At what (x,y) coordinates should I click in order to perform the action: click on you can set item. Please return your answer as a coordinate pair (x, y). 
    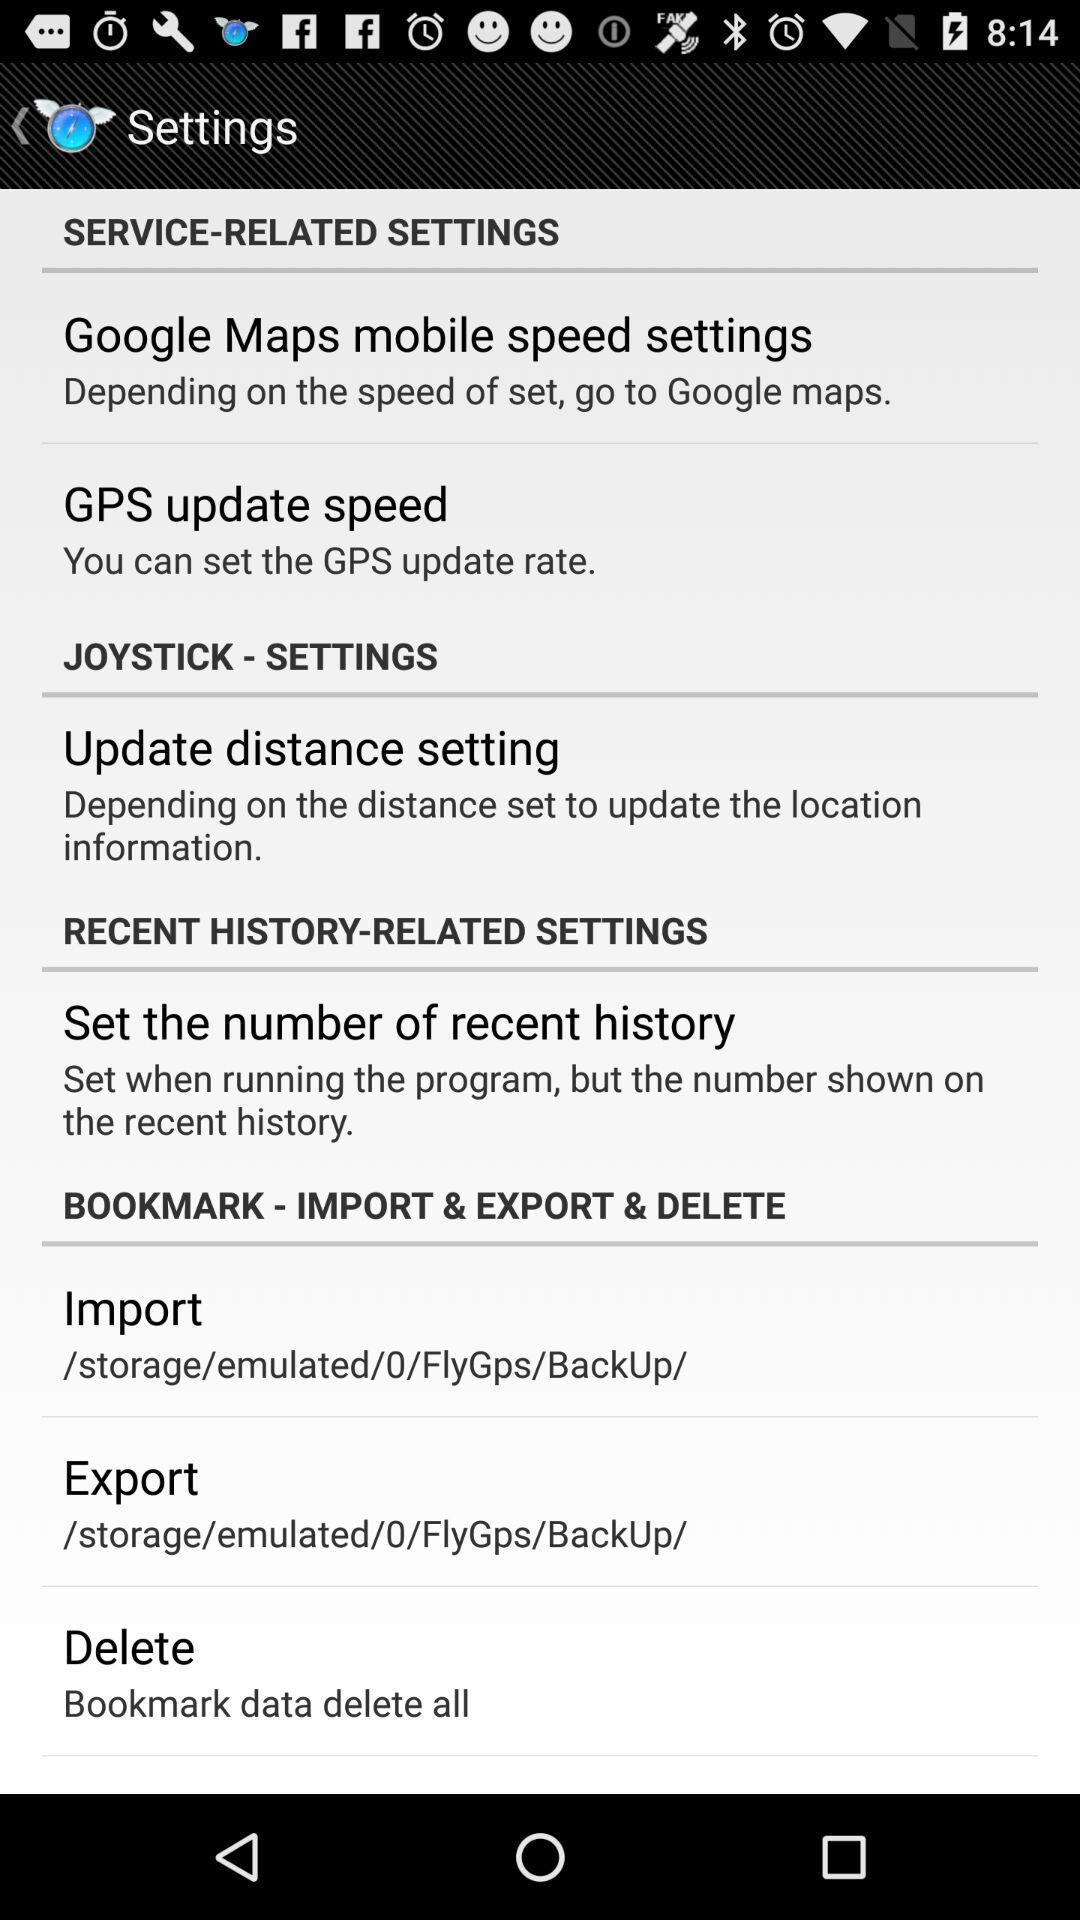
    Looking at the image, I should click on (329, 559).